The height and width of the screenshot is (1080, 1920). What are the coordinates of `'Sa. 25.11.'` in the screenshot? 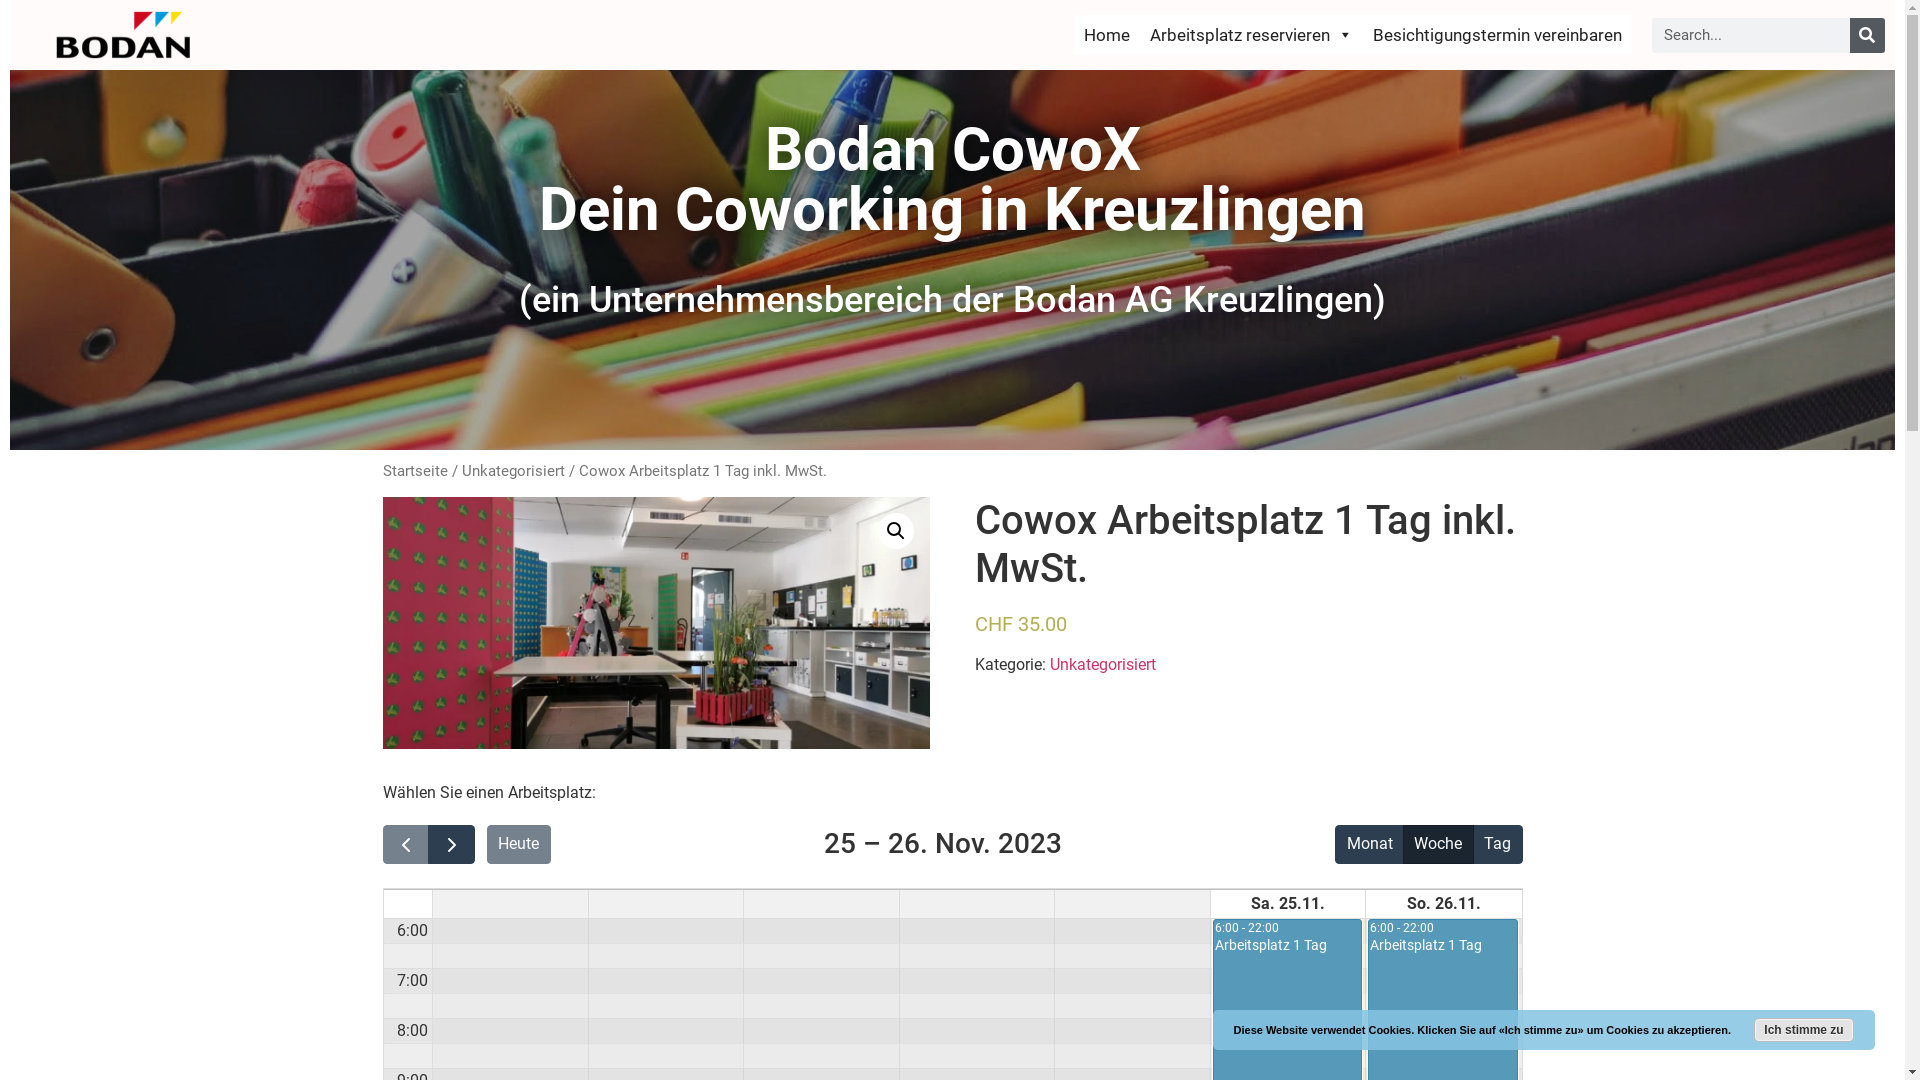 It's located at (1246, 903).